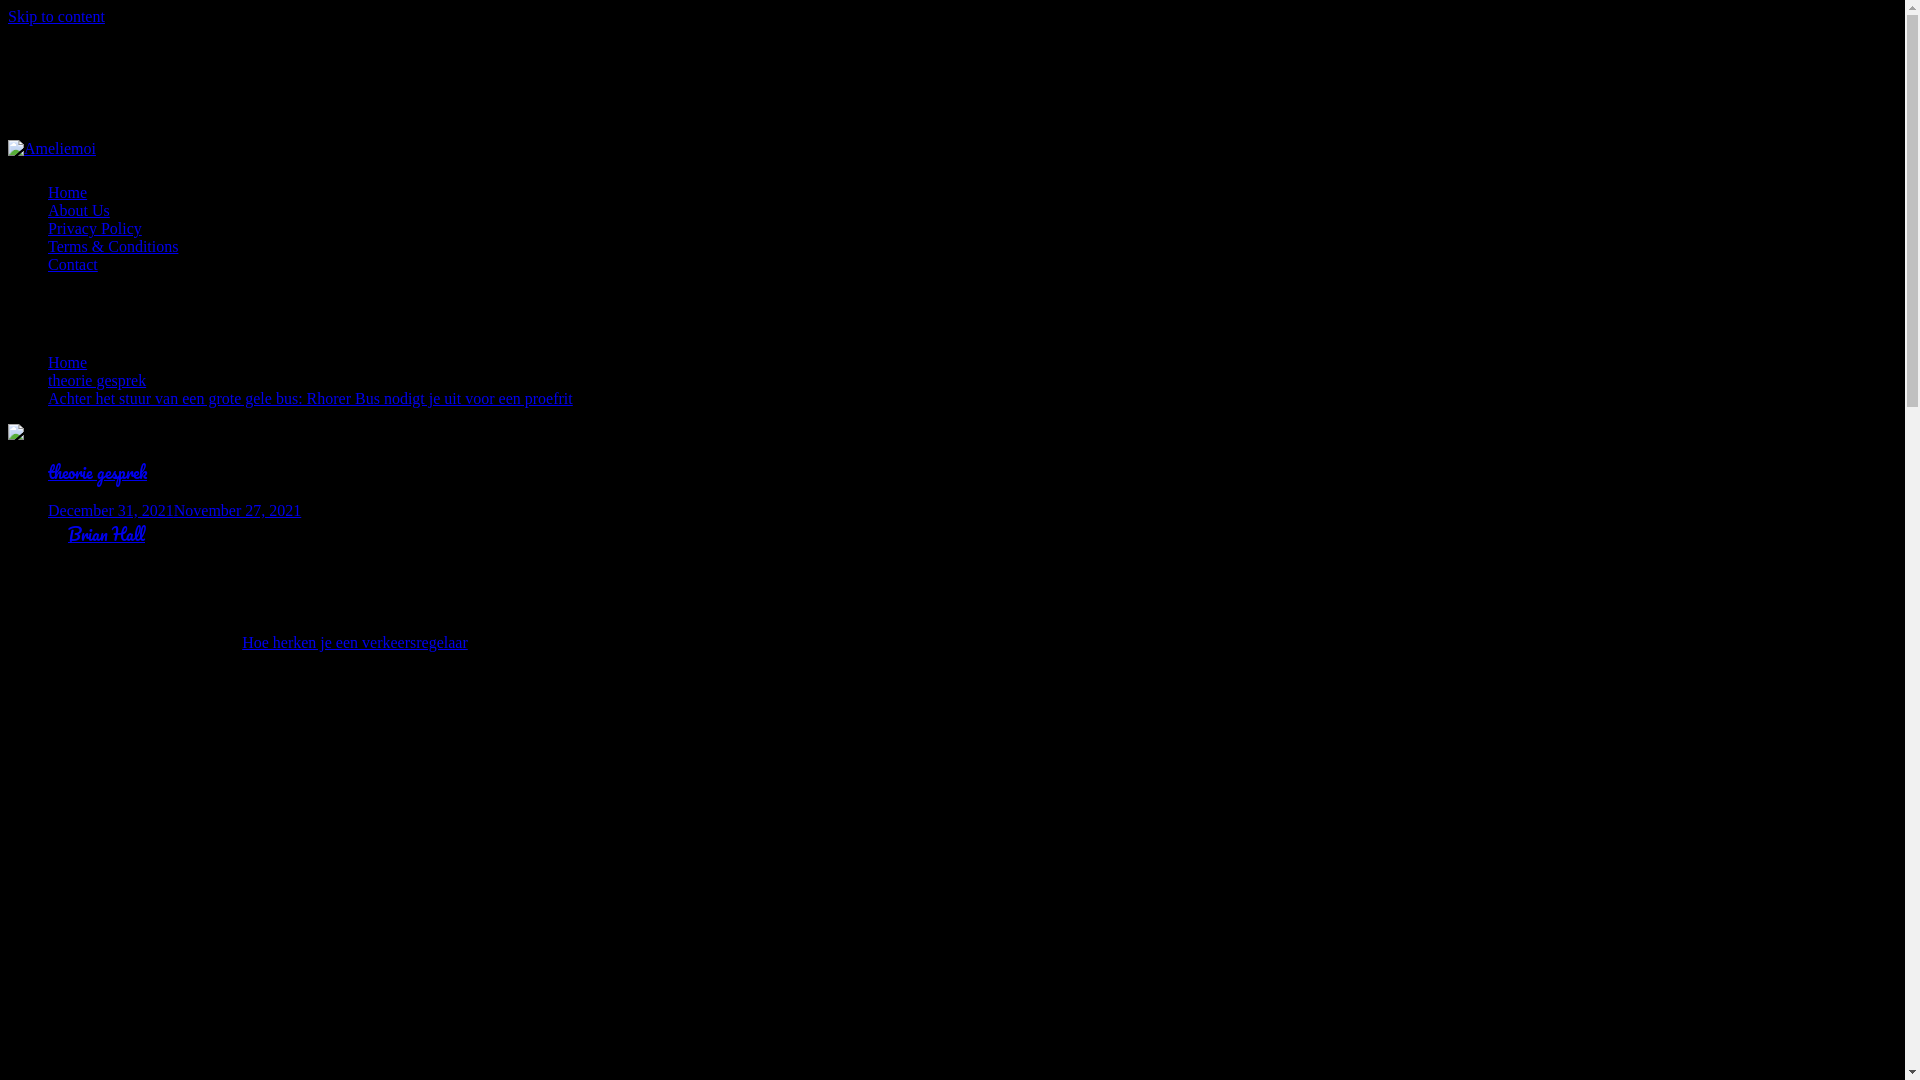  What do you see at coordinates (72, 263) in the screenshot?
I see `'Contact'` at bounding box center [72, 263].